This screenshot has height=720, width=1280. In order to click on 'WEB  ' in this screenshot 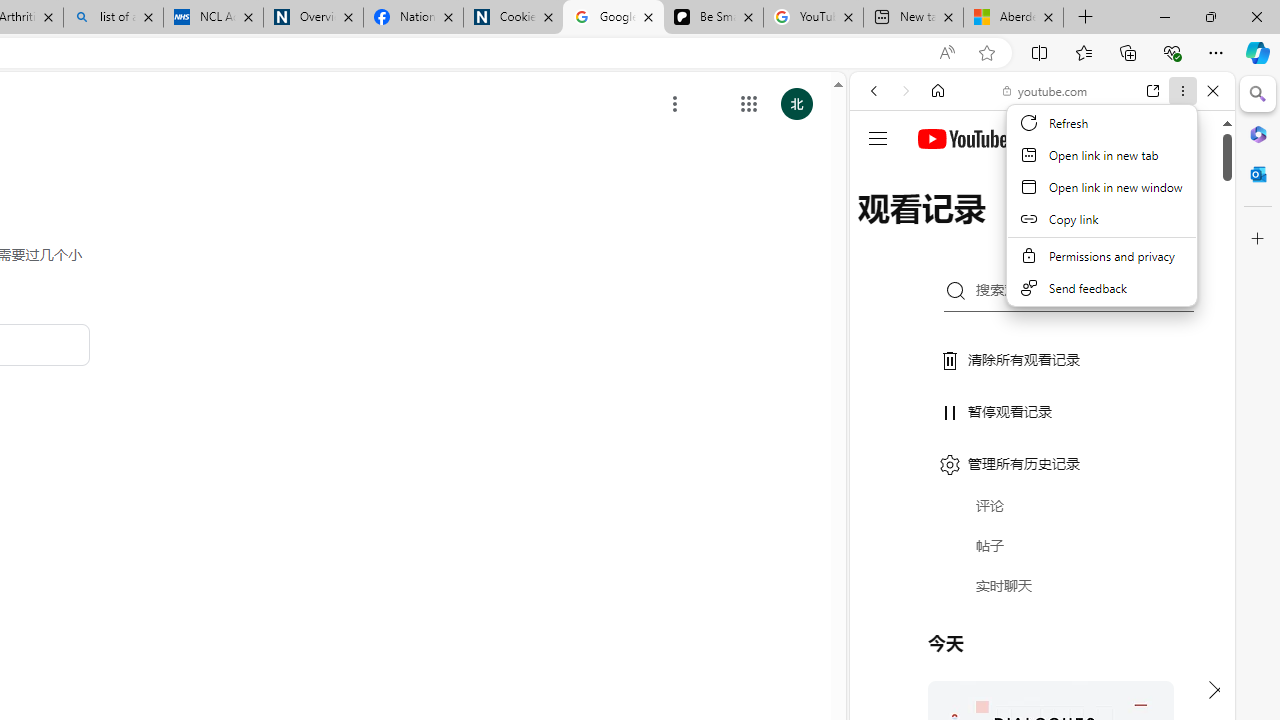, I will do `click(881, 227)`.